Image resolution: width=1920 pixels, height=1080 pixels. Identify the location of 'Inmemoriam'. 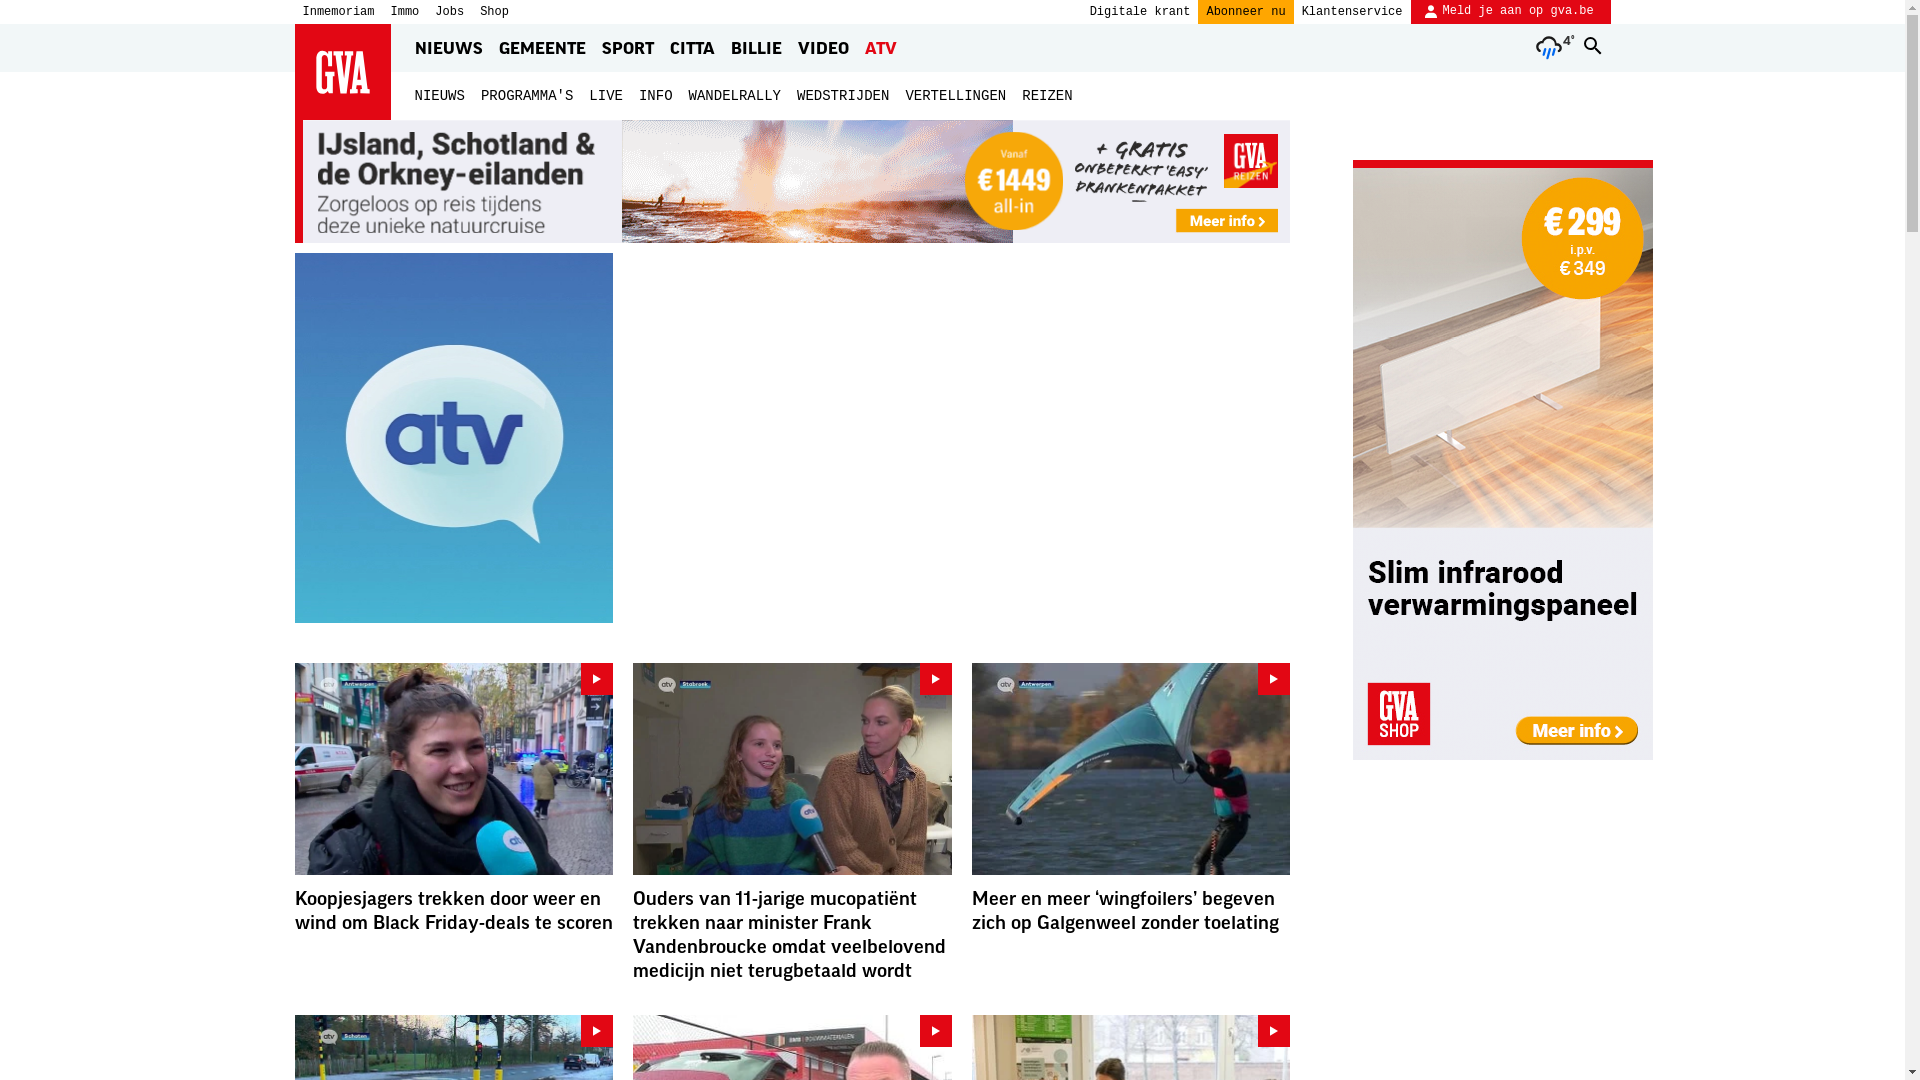
(337, 11).